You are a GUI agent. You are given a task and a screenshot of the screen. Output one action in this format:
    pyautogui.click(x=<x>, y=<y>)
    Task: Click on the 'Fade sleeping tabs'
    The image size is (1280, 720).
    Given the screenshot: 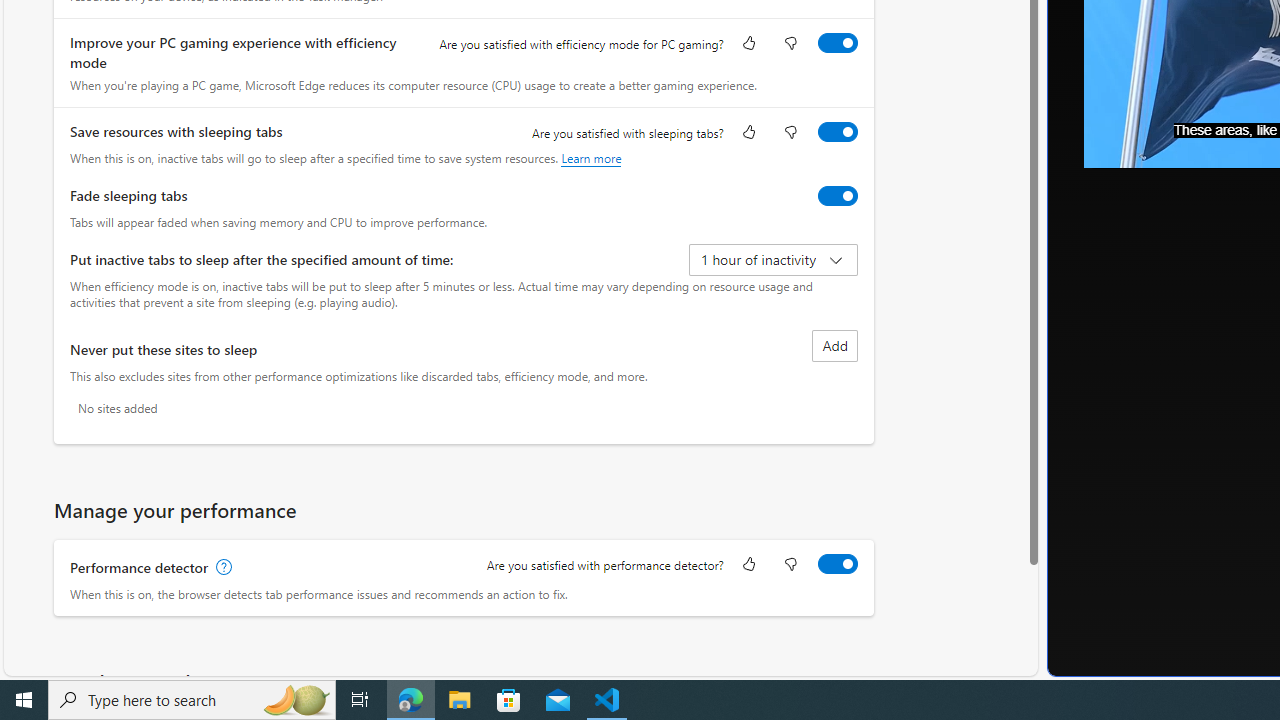 What is the action you would take?
    pyautogui.click(x=837, y=195)
    